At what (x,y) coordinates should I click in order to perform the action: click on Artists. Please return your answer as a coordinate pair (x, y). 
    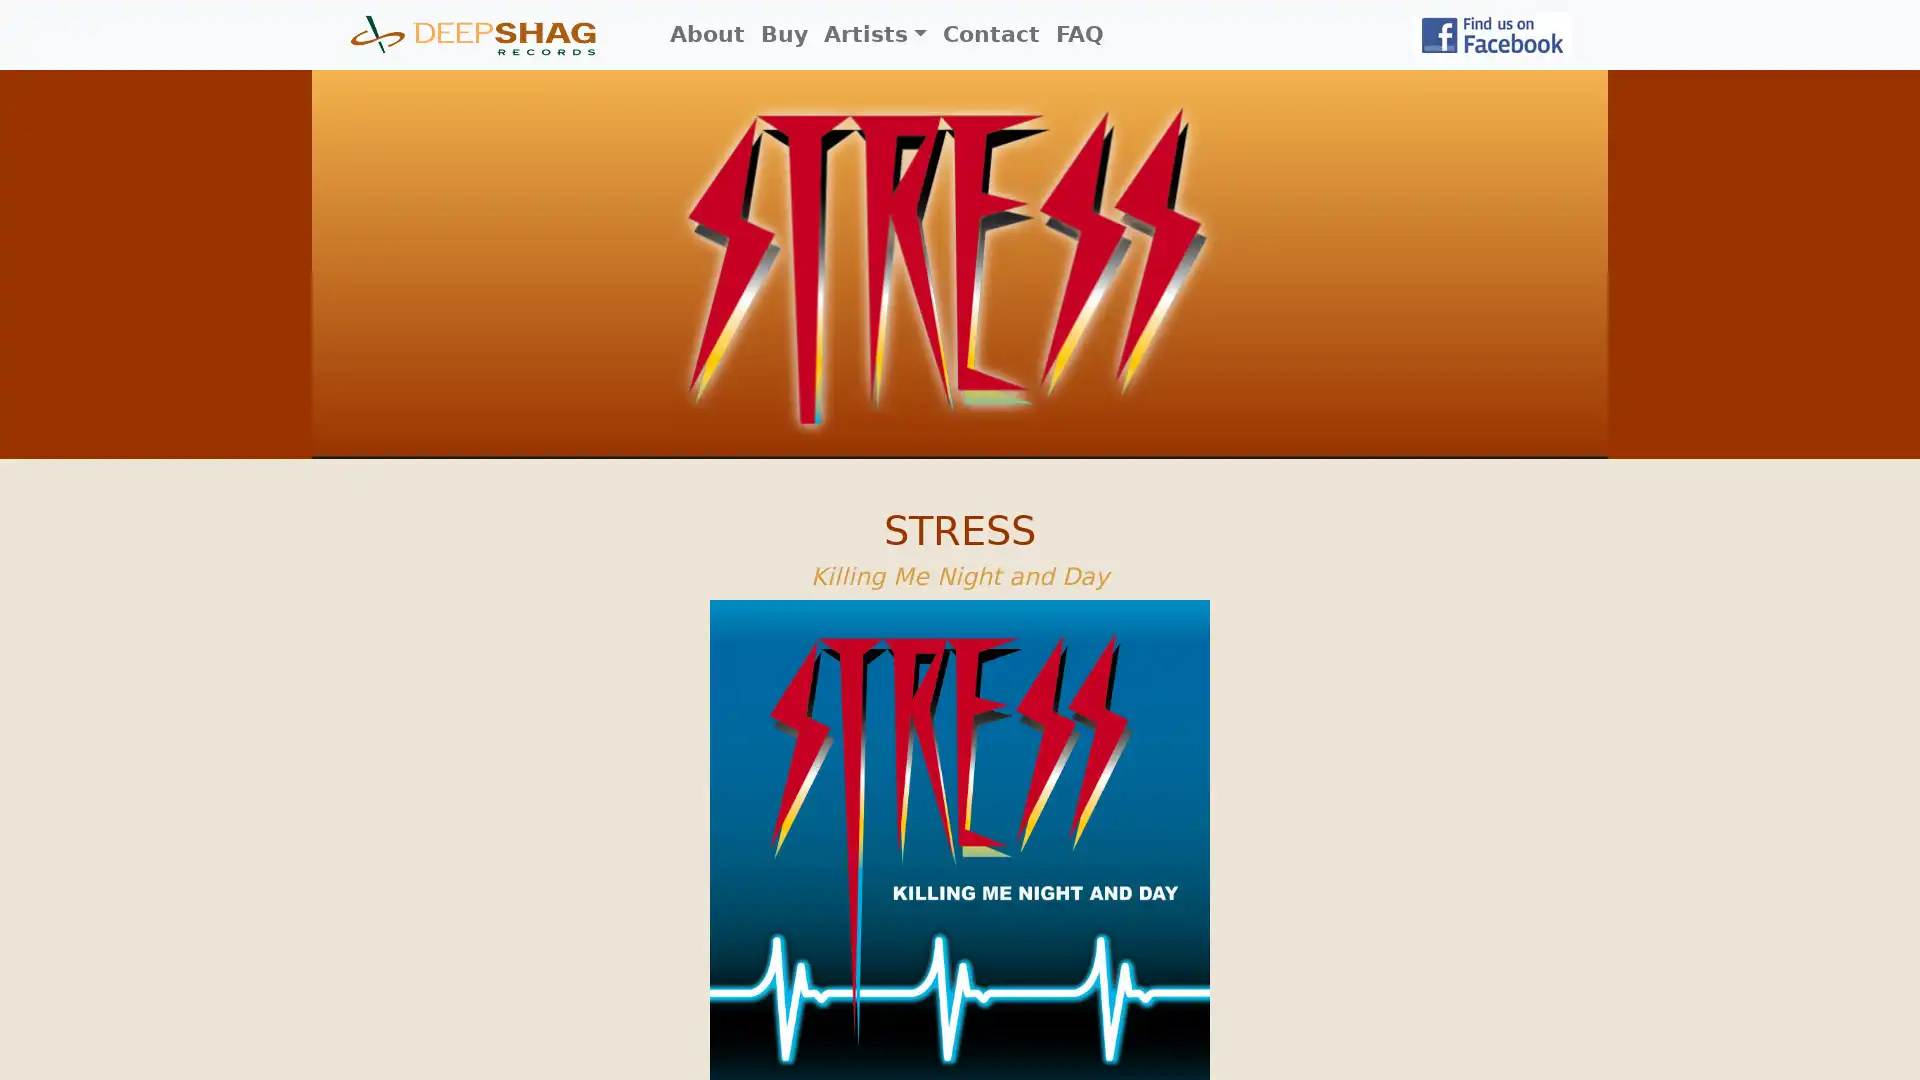
    Looking at the image, I should click on (874, 34).